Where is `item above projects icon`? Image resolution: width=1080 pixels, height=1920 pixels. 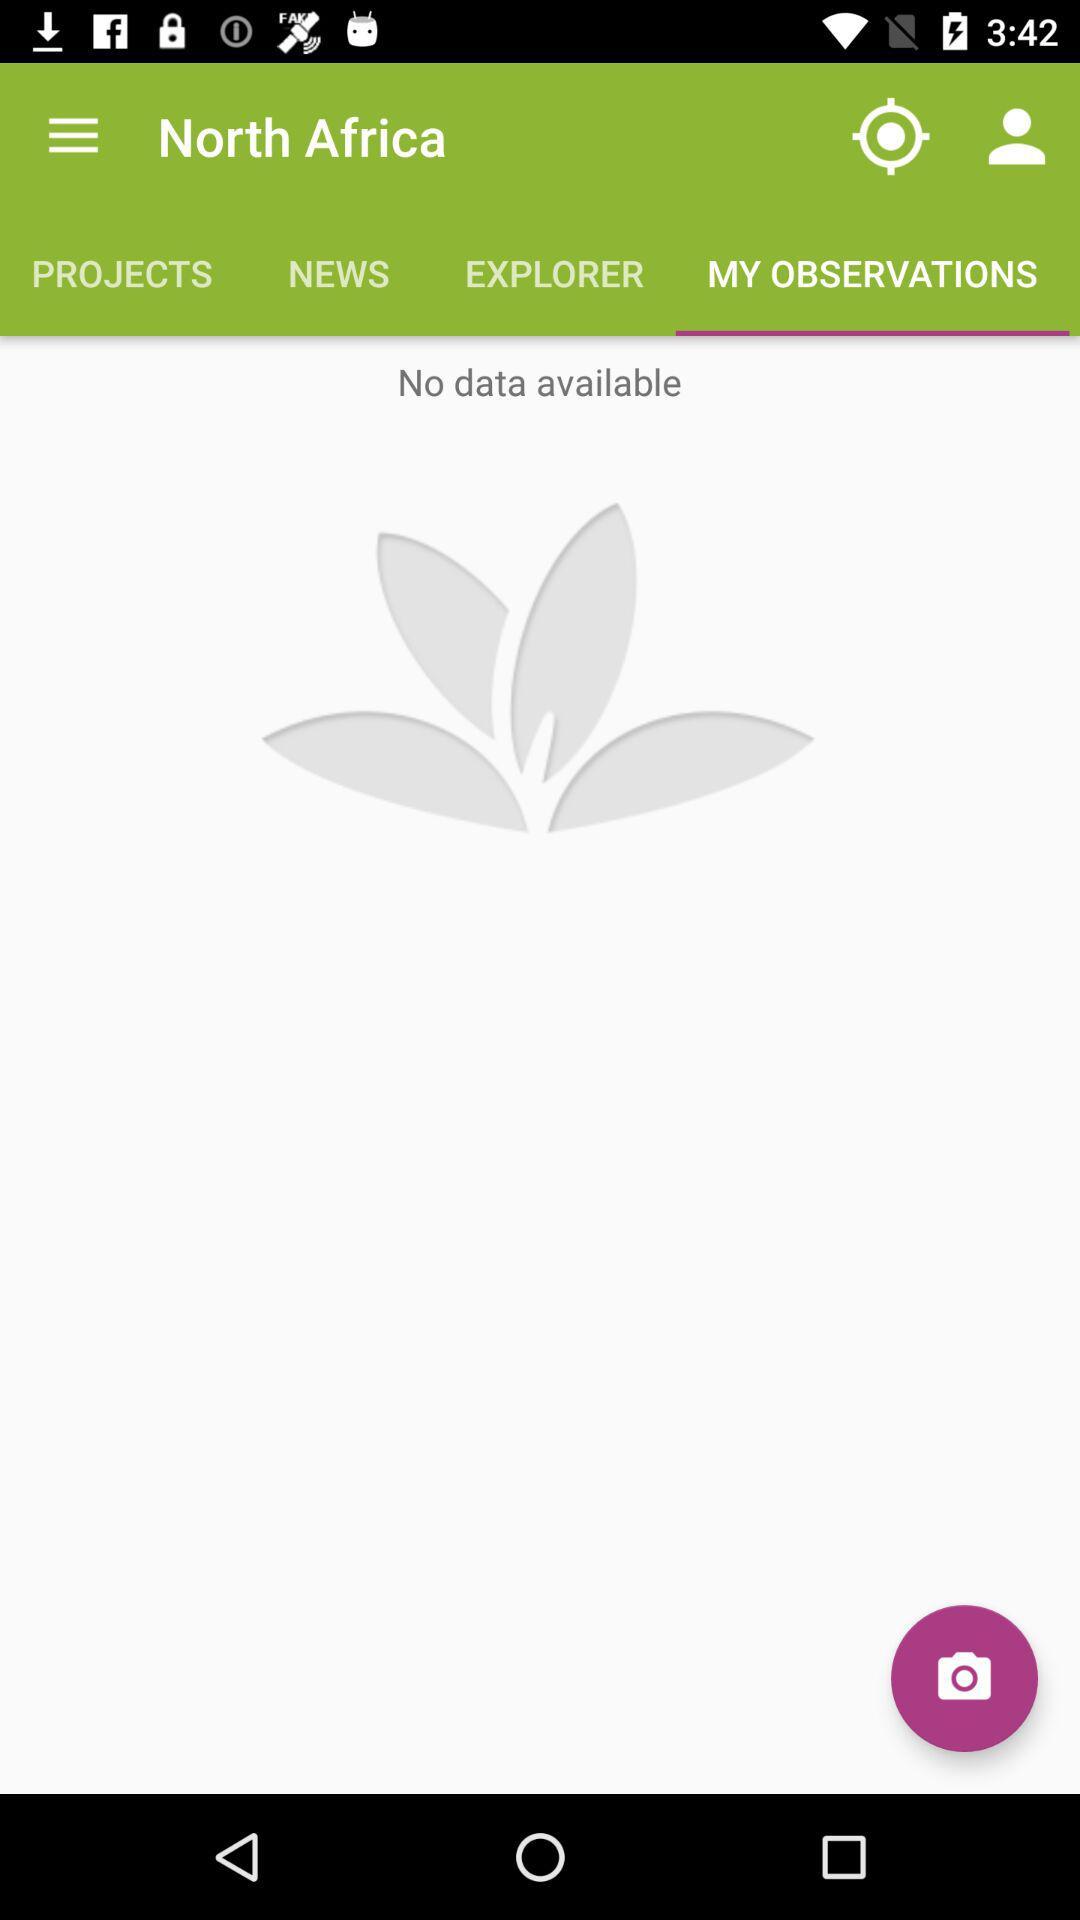 item above projects icon is located at coordinates (72, 135).